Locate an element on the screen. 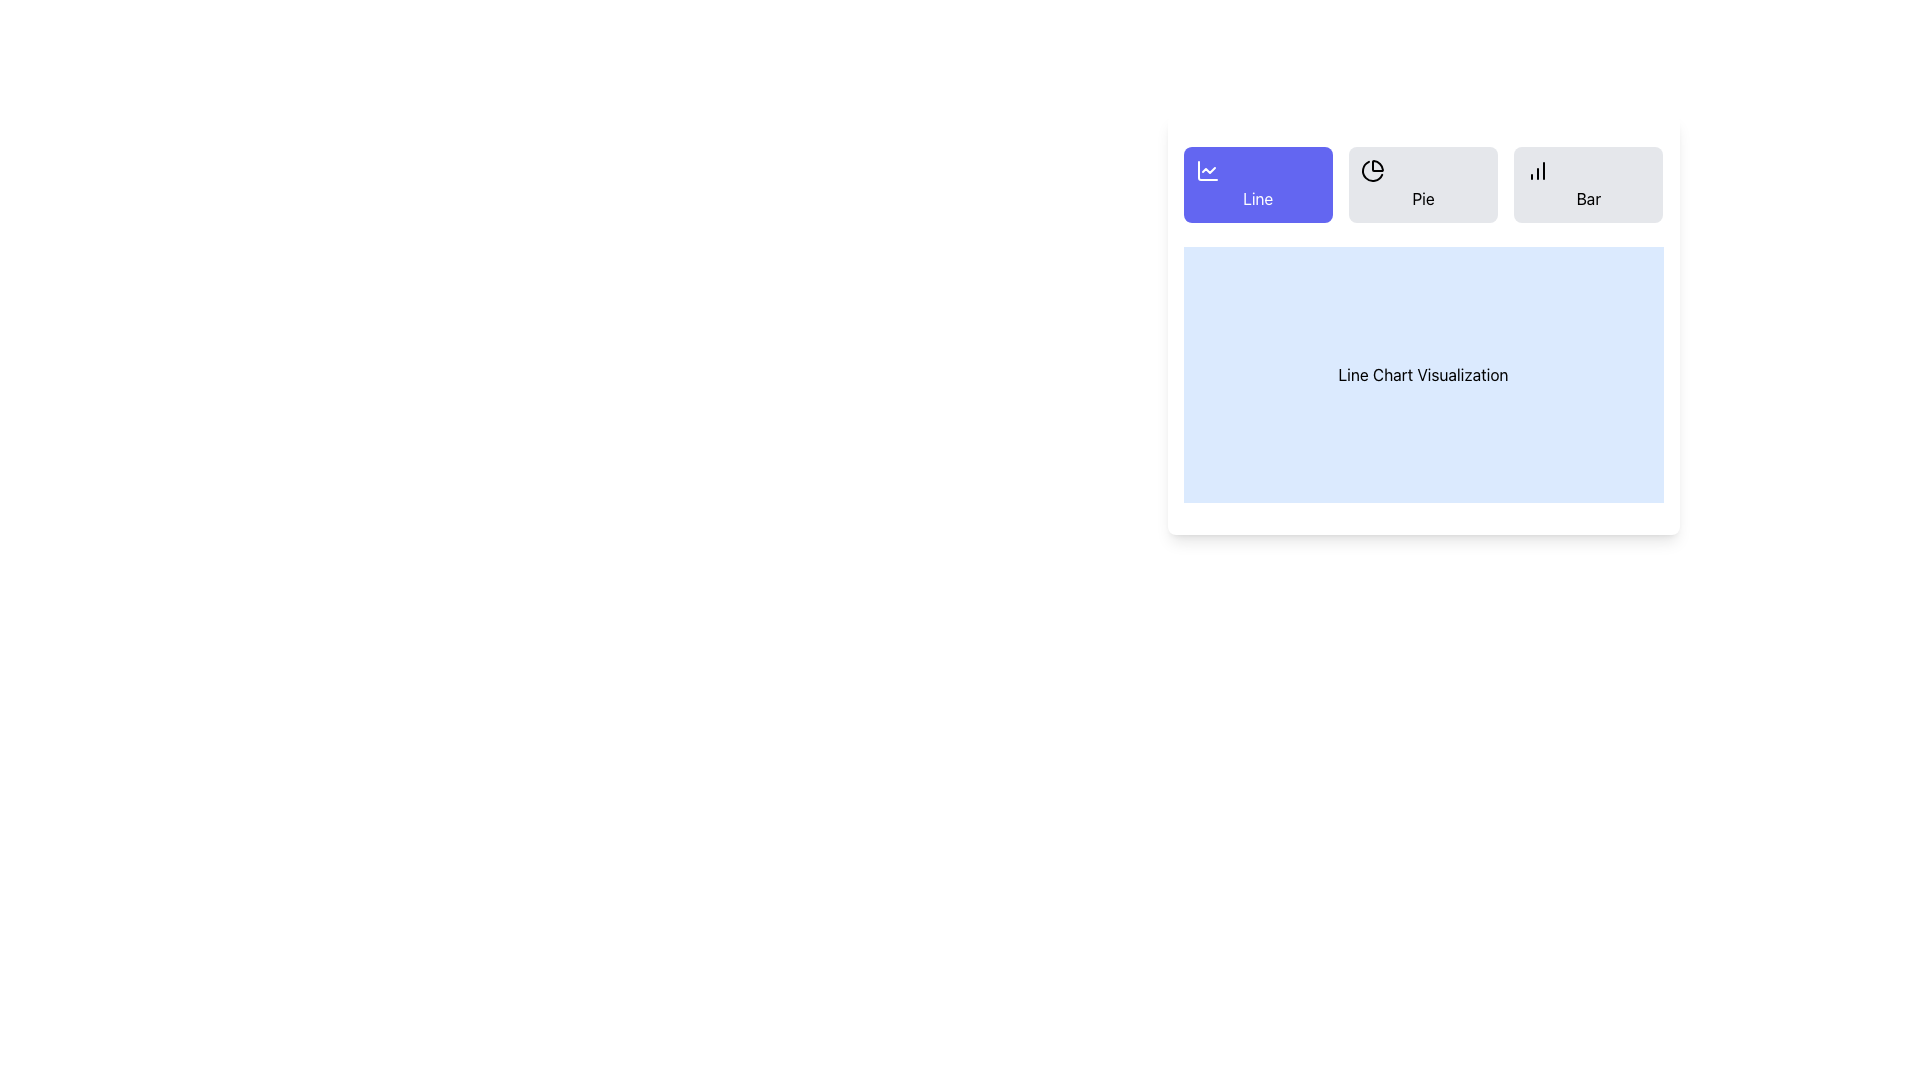 The image size is (1920, 1080). the 'Bar' chart type icon located at the far right of the chart type buttons in the header section is located at coordinates (1537, 169).